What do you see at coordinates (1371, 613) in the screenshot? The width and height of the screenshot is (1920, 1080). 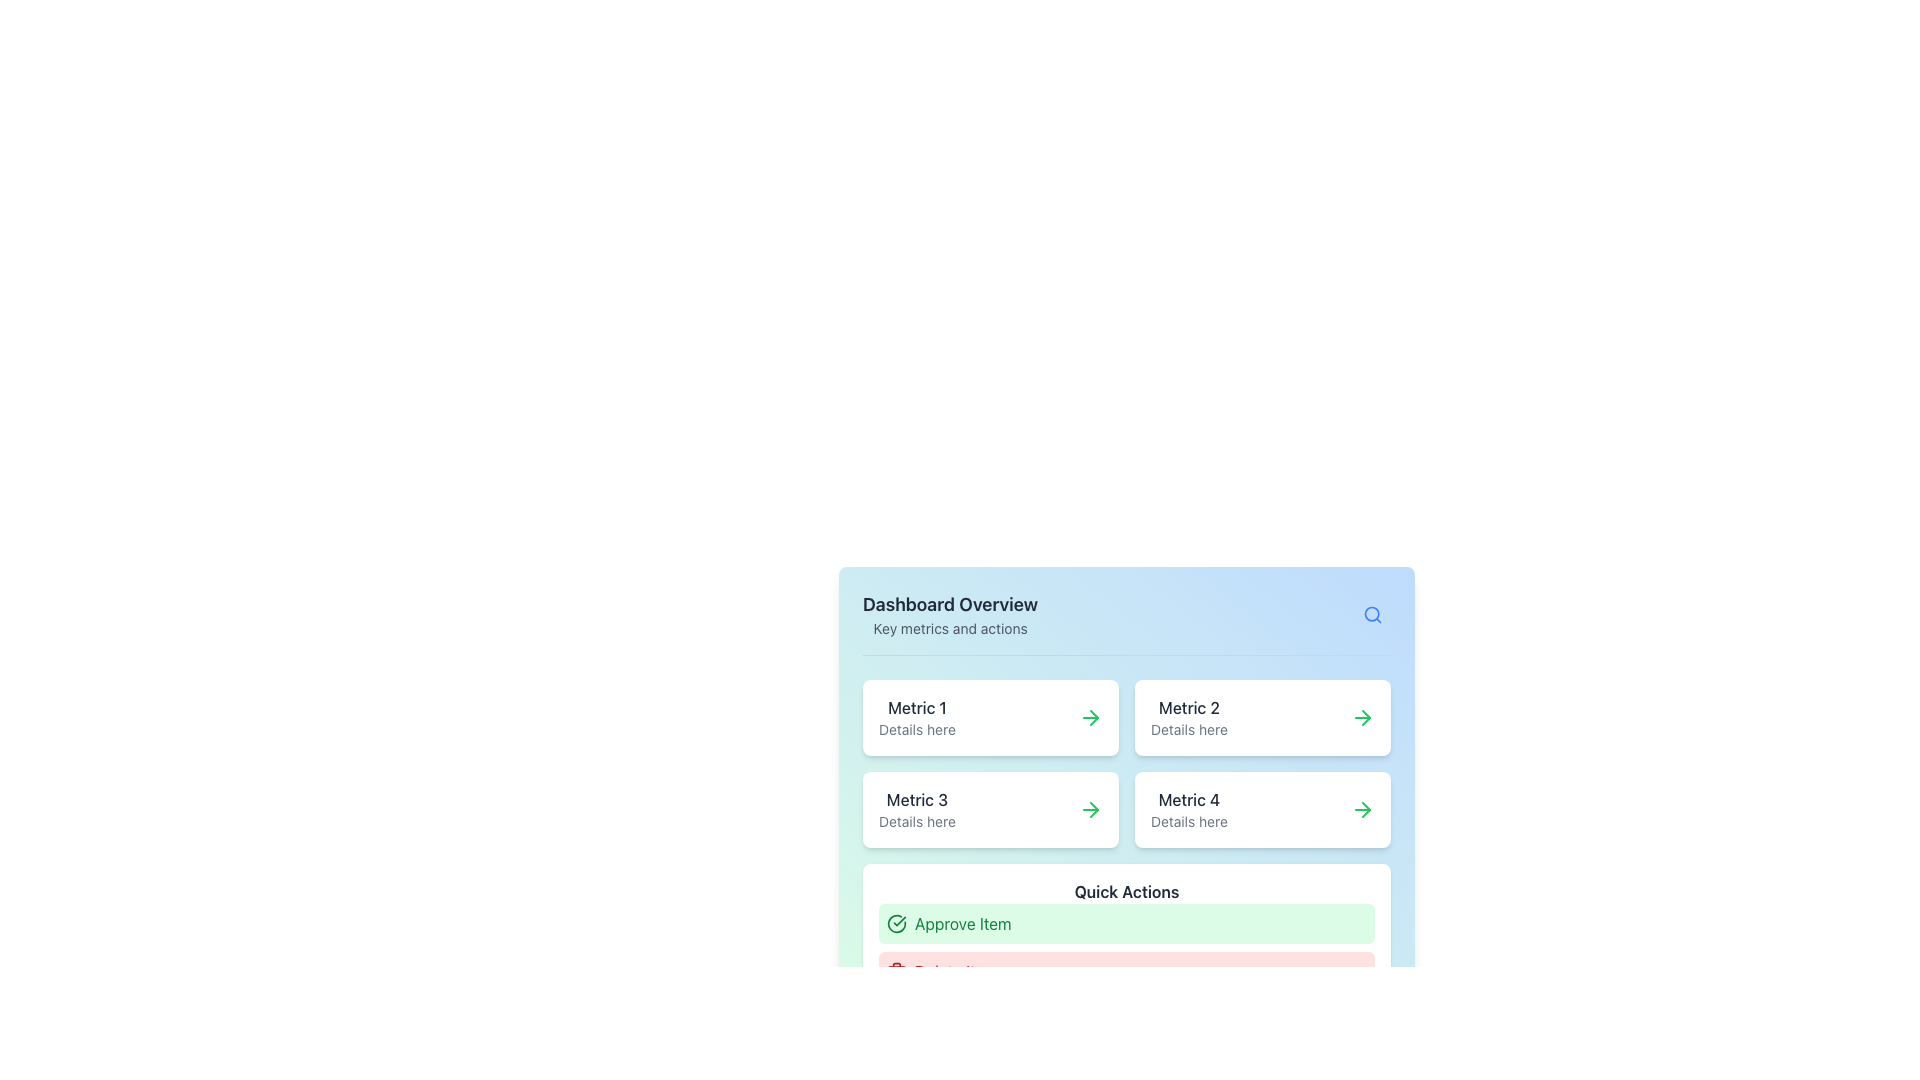 I see `the central circle of the magnifying glass icon located at the top-right corner, which serves as a search button` at bounding box center [1371, 613].